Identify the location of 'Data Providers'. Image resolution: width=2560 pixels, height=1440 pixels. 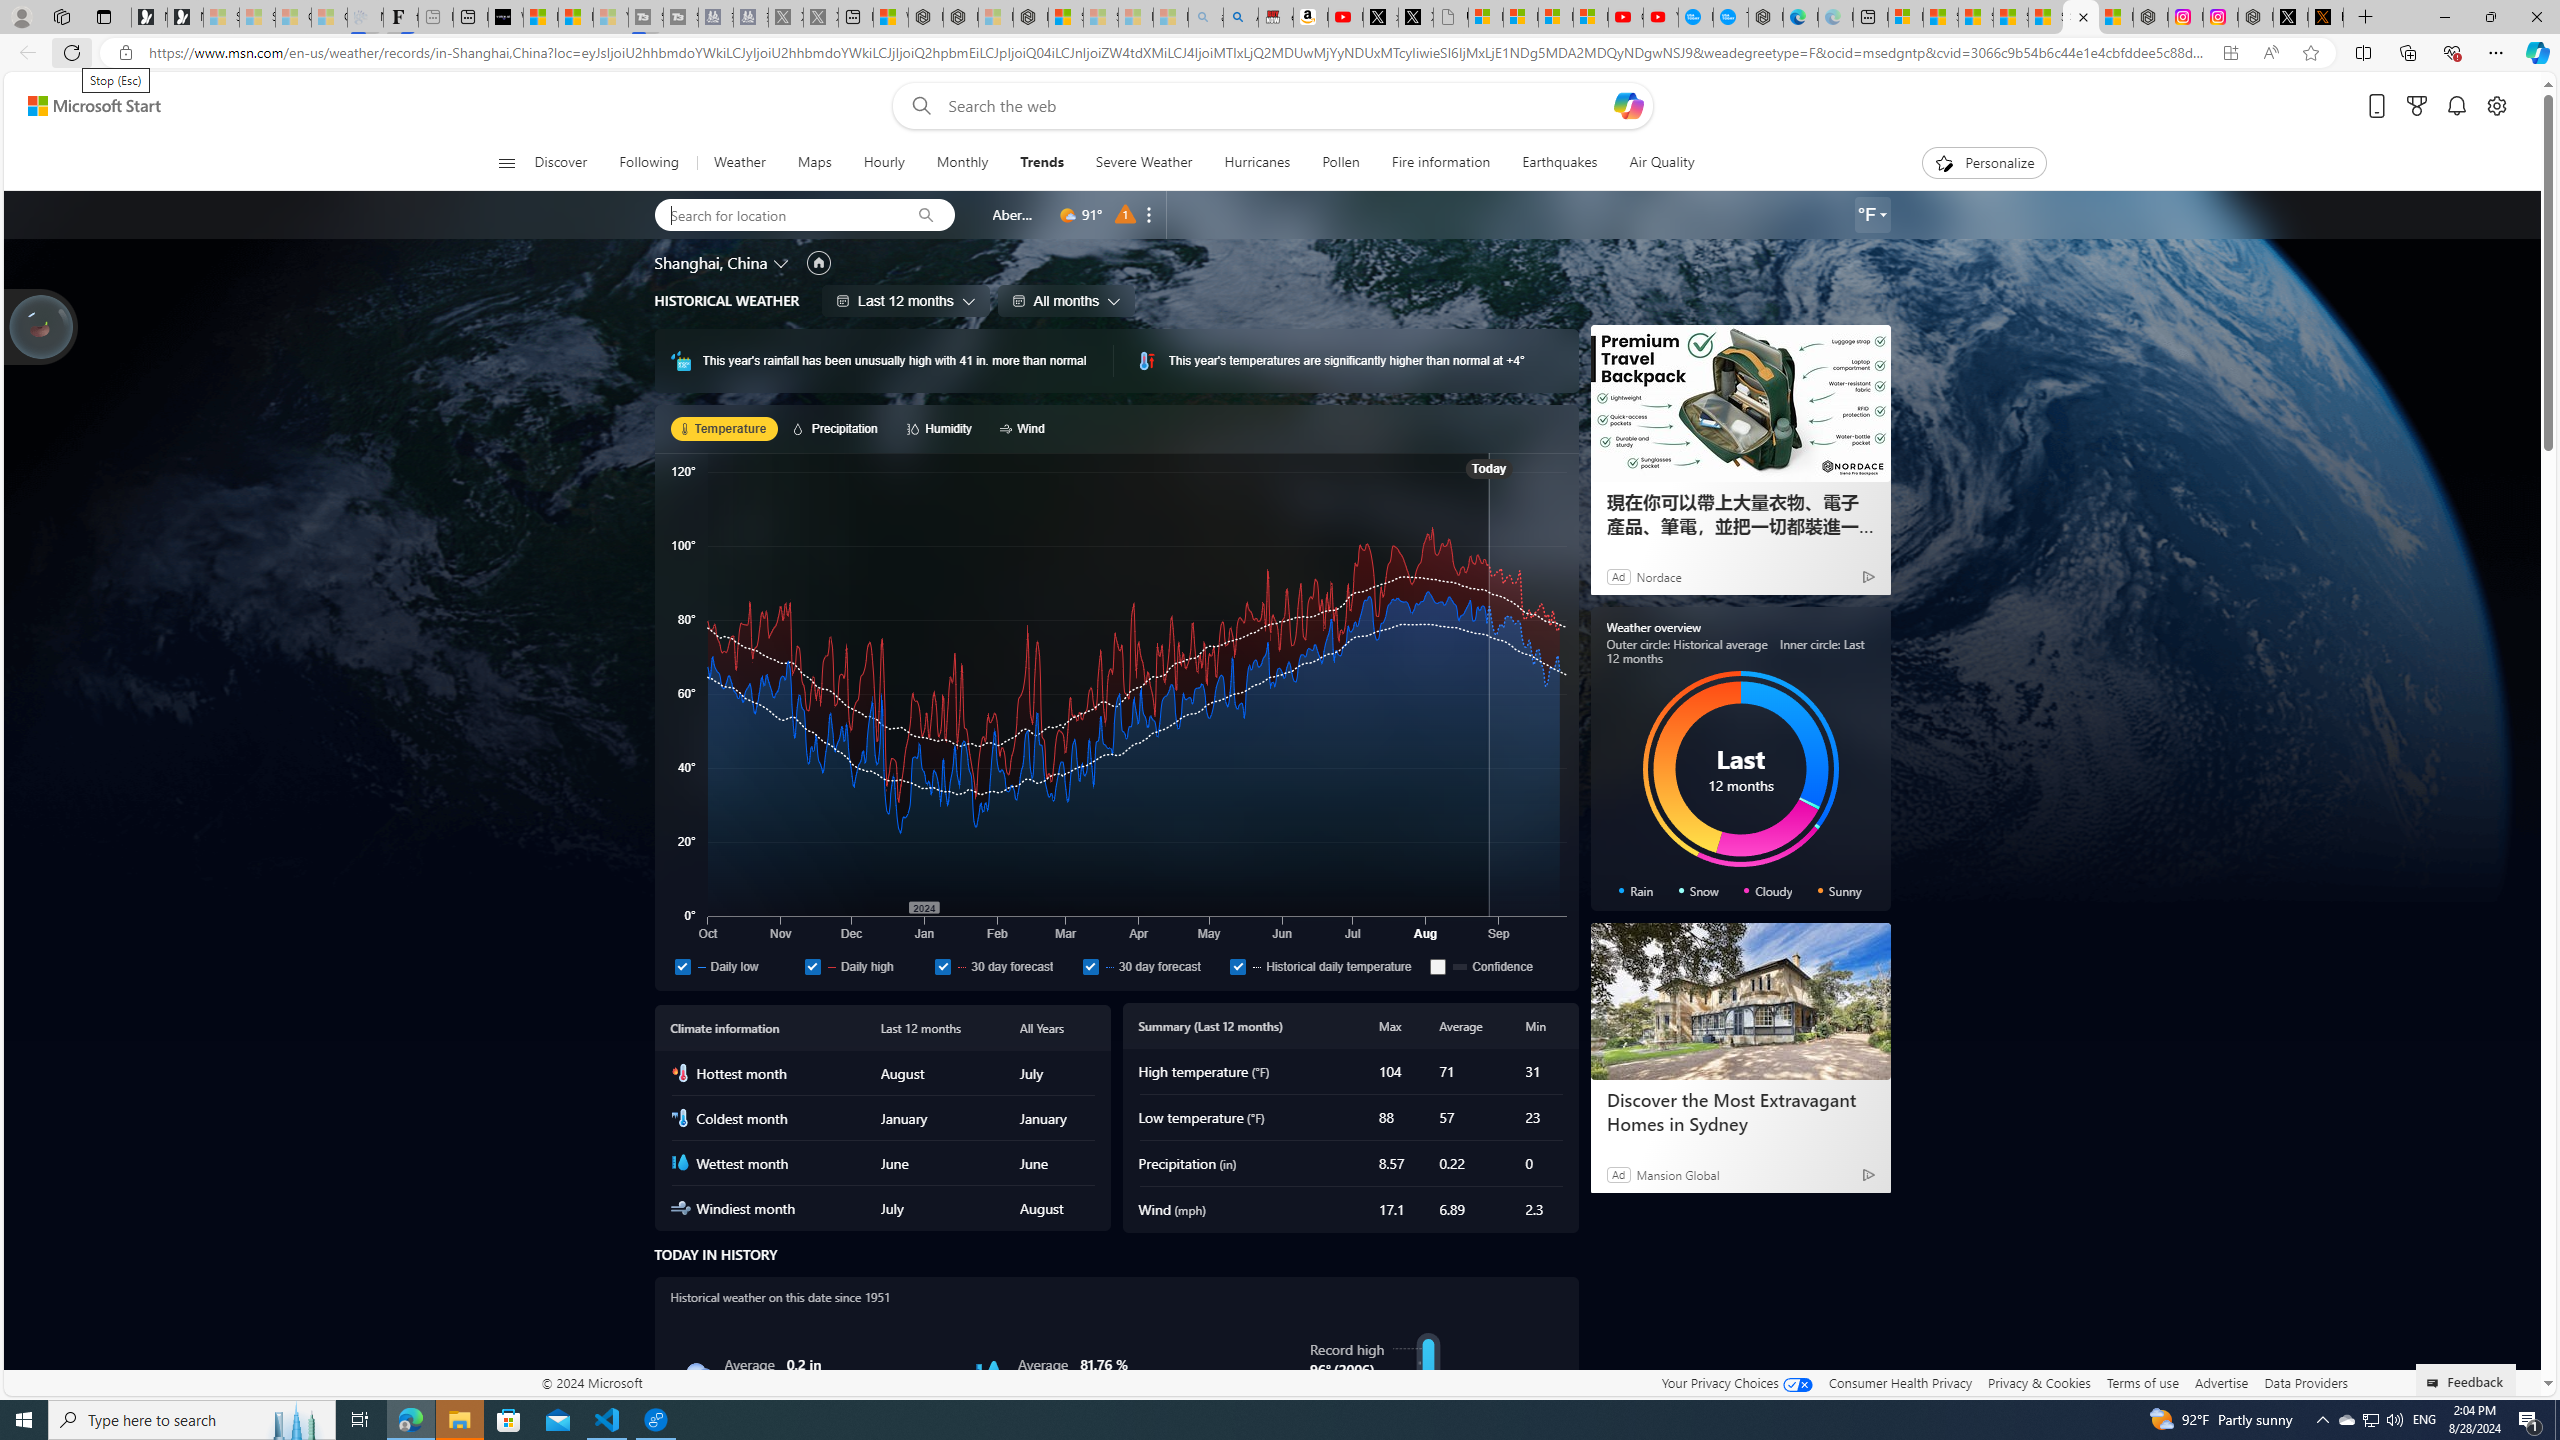
(2304, 1382).